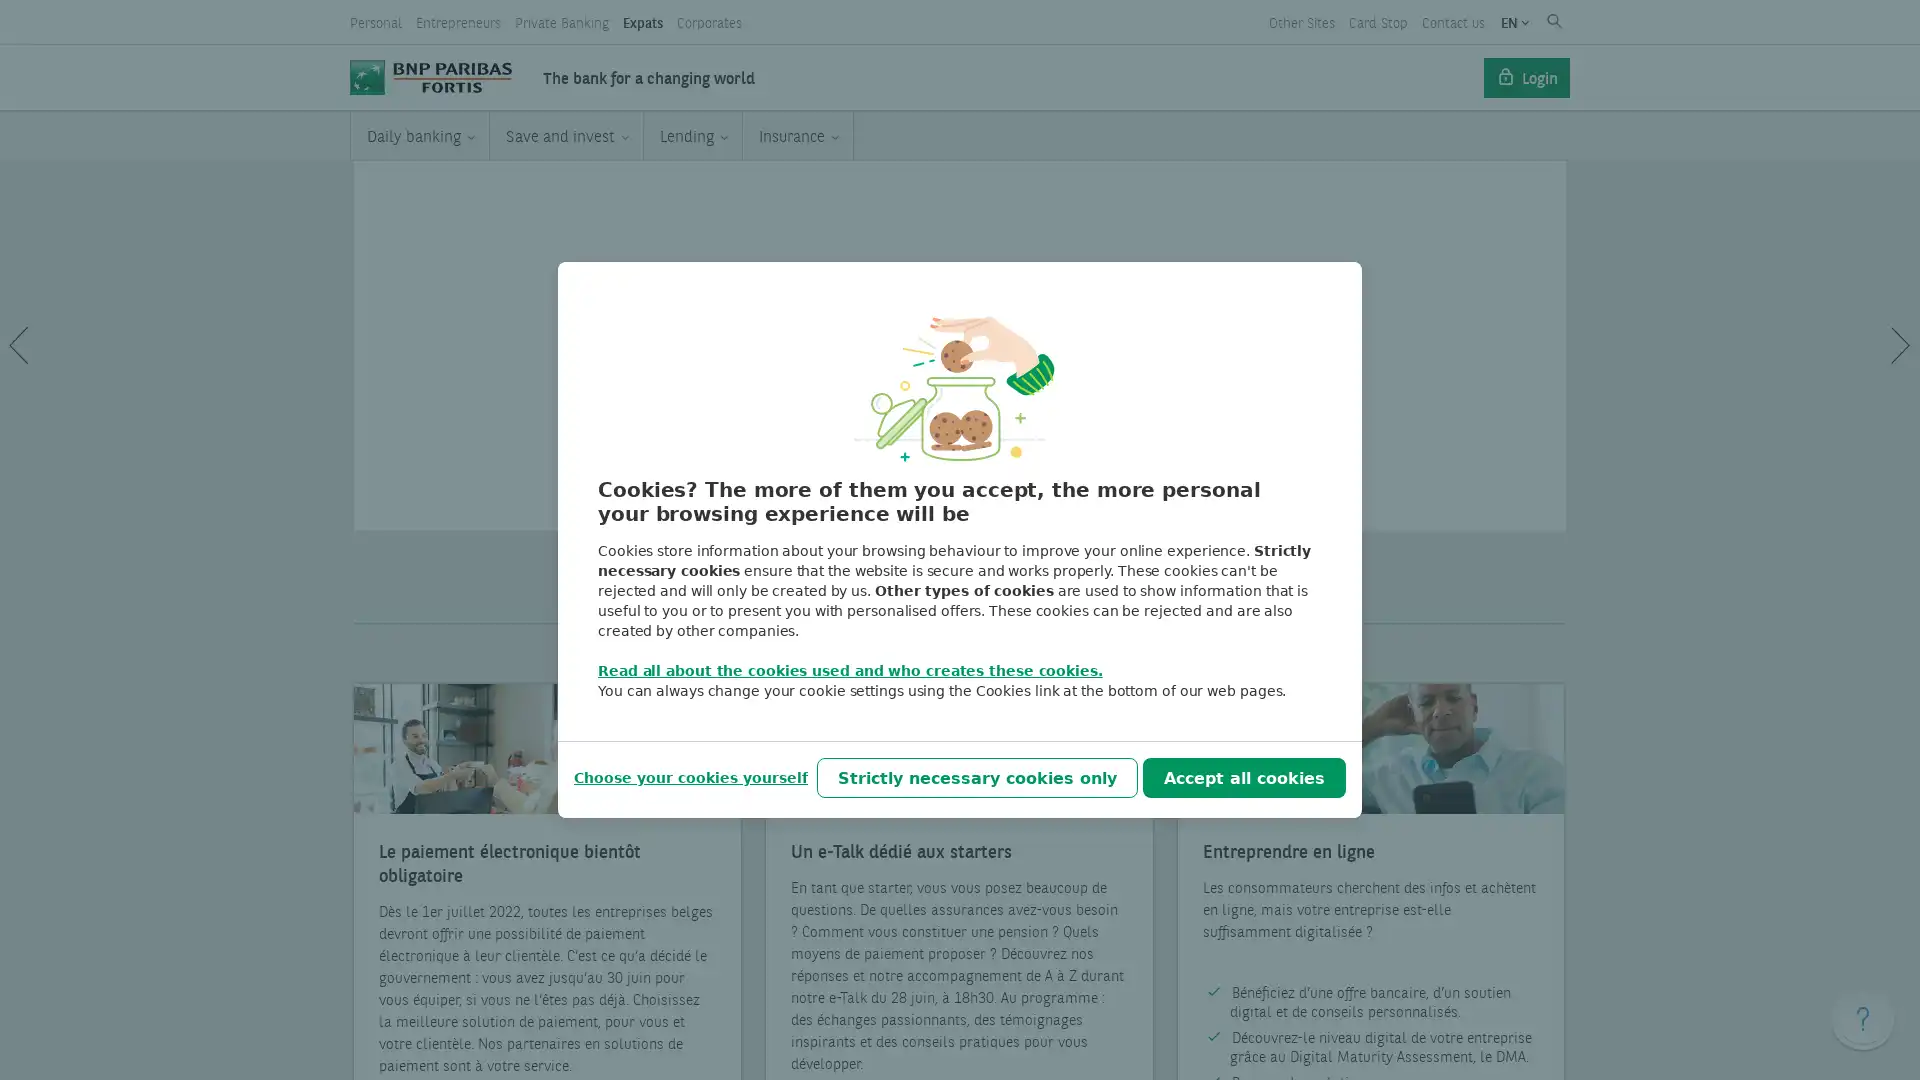 The height and width of the screenshot is (1080, 1920). I want to click on Submit, so click(1554, 22).